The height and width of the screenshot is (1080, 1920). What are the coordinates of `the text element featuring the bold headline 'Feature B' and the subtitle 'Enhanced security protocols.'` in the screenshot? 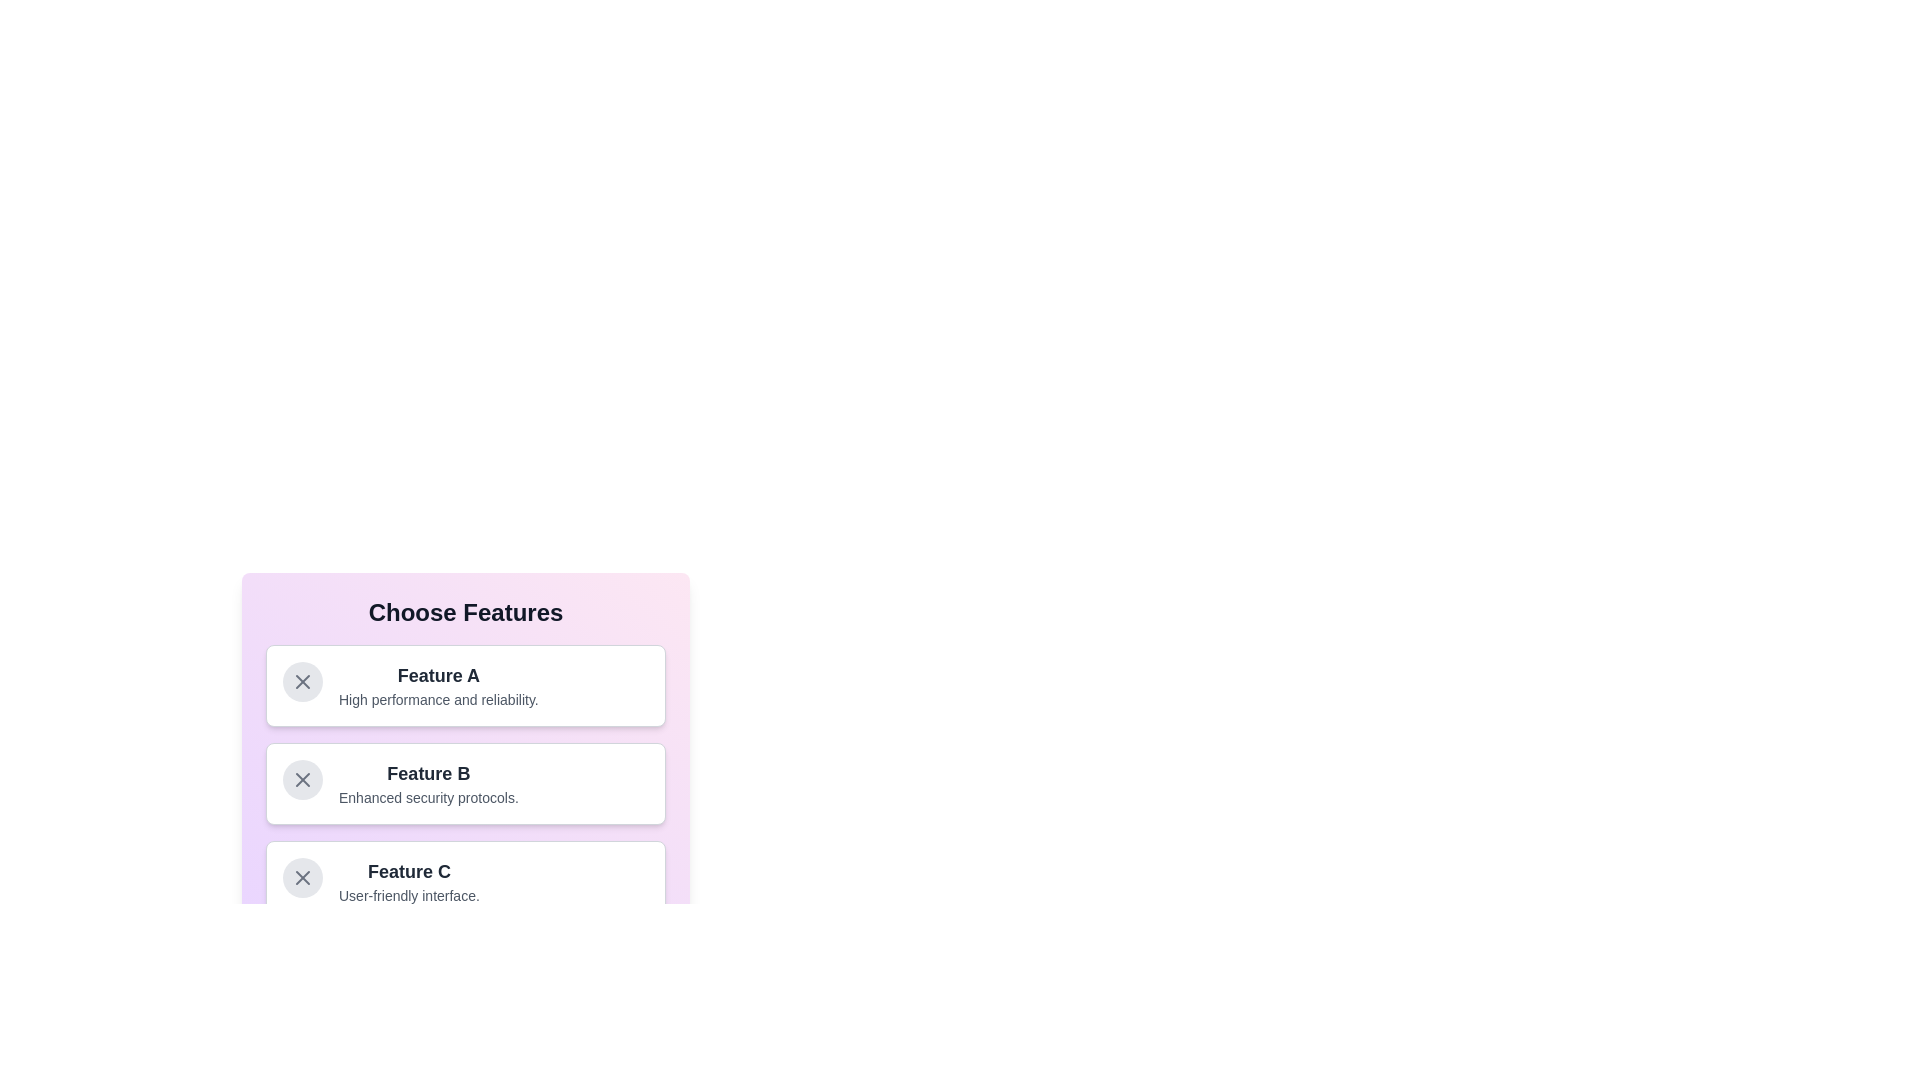 It's located at (427, 782).